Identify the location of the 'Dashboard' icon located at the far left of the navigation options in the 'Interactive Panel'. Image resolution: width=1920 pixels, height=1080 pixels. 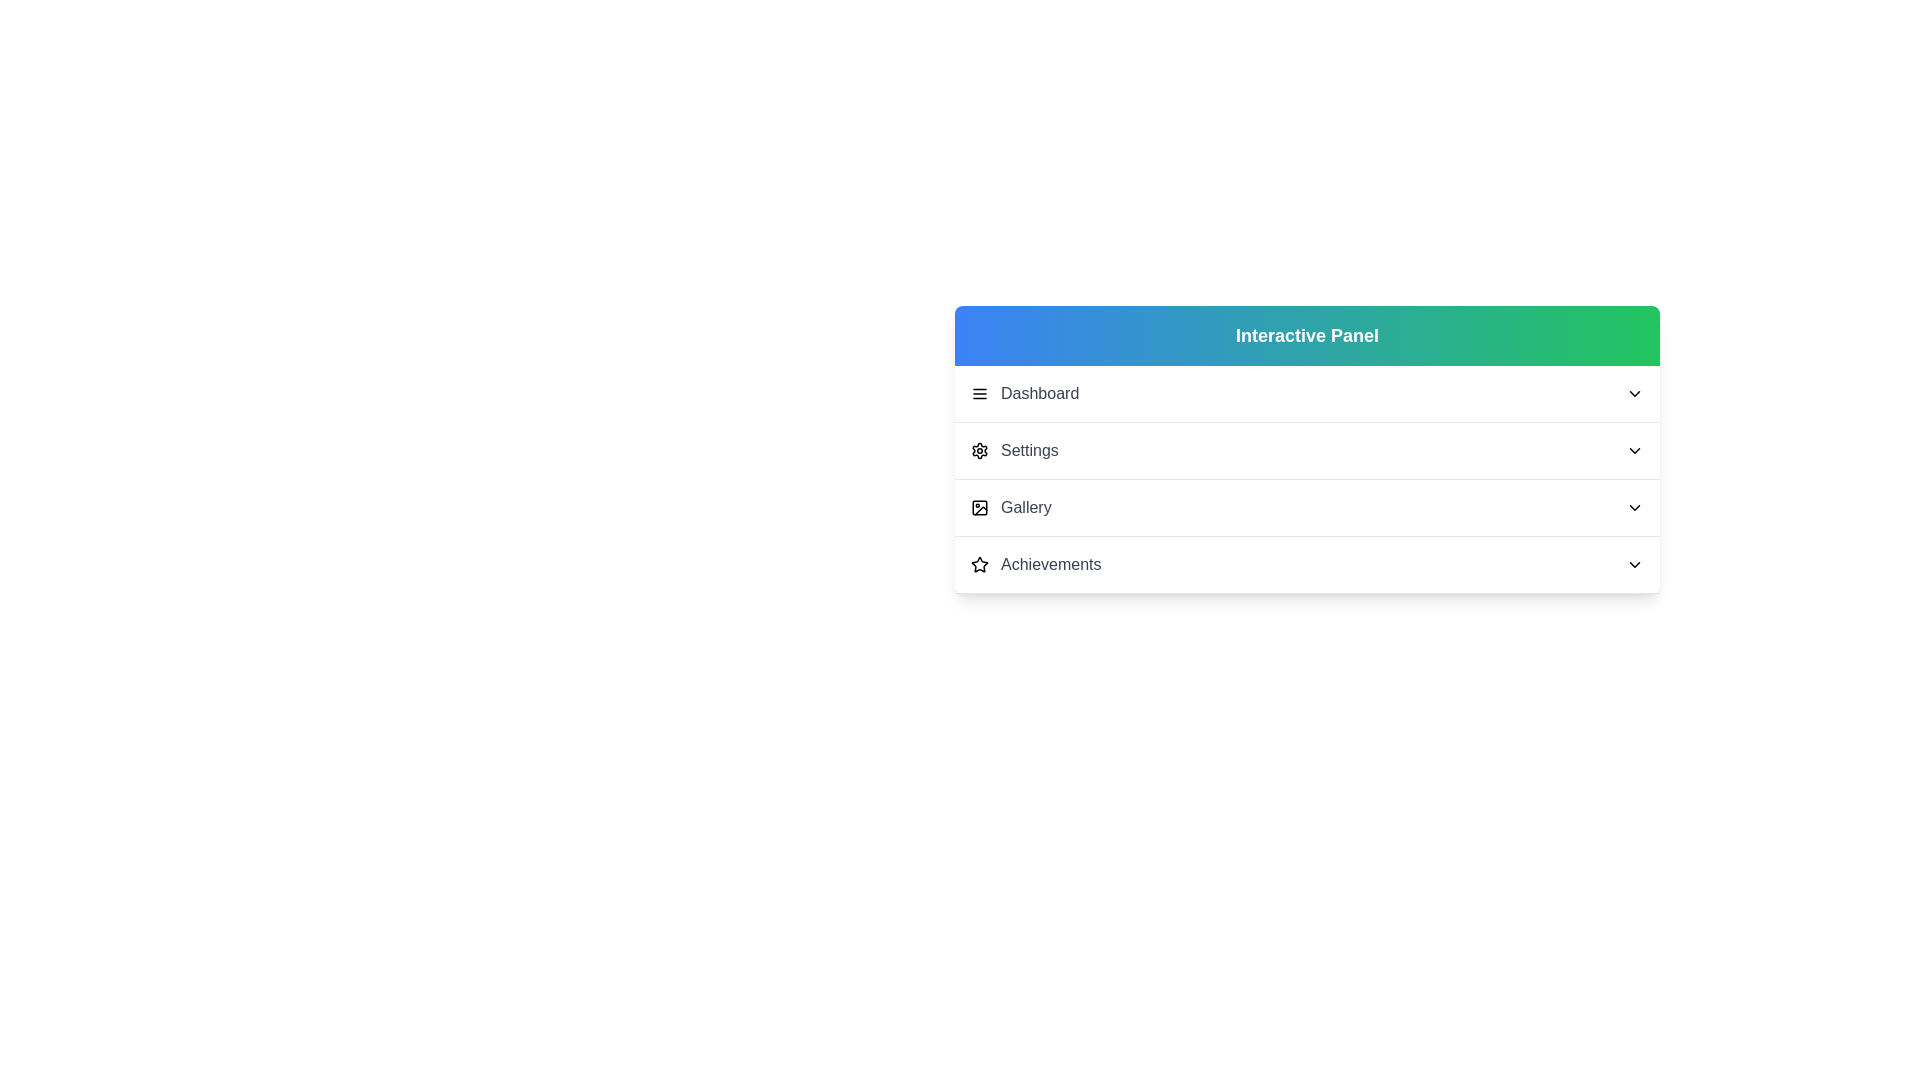
(979, 393).